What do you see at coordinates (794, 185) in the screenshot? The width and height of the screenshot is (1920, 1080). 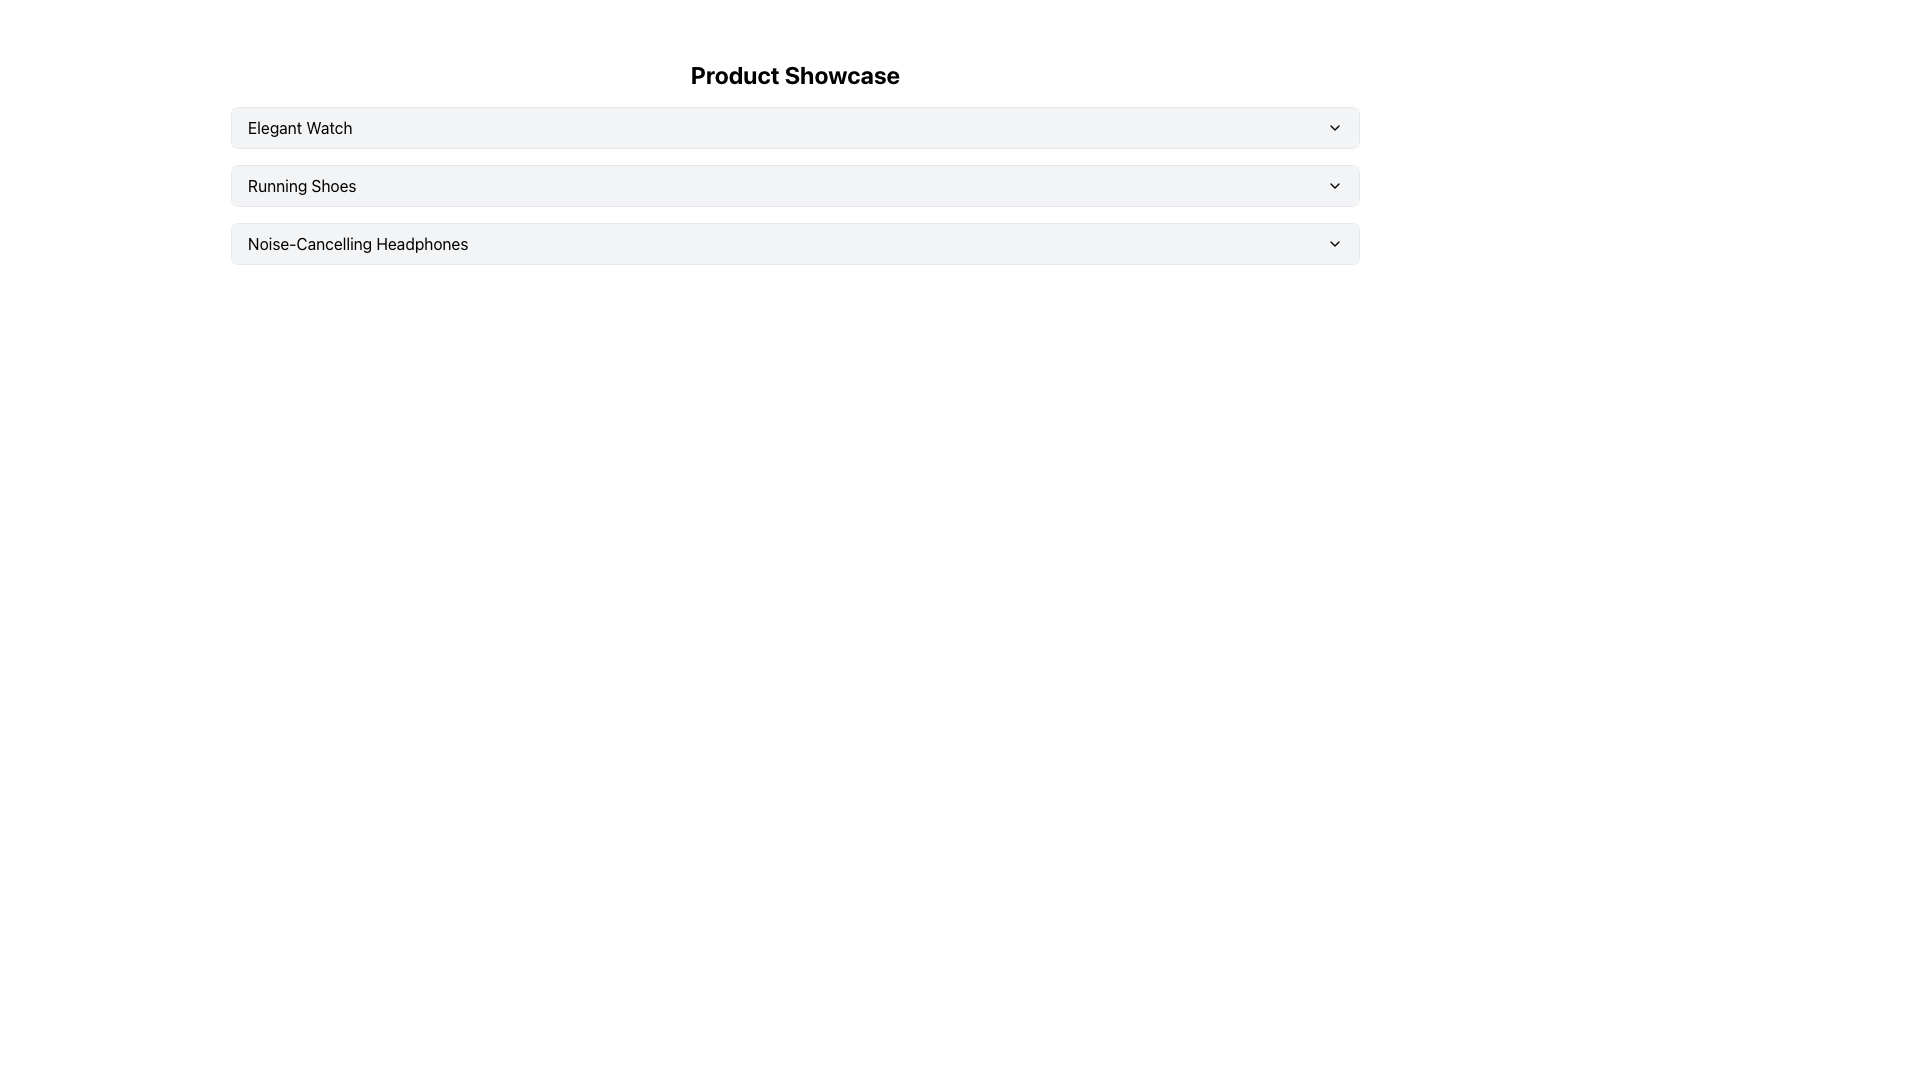 I see `the second button in the vertically stacked list labeled 'Running Shoes'` at bounding box center [794, 185].